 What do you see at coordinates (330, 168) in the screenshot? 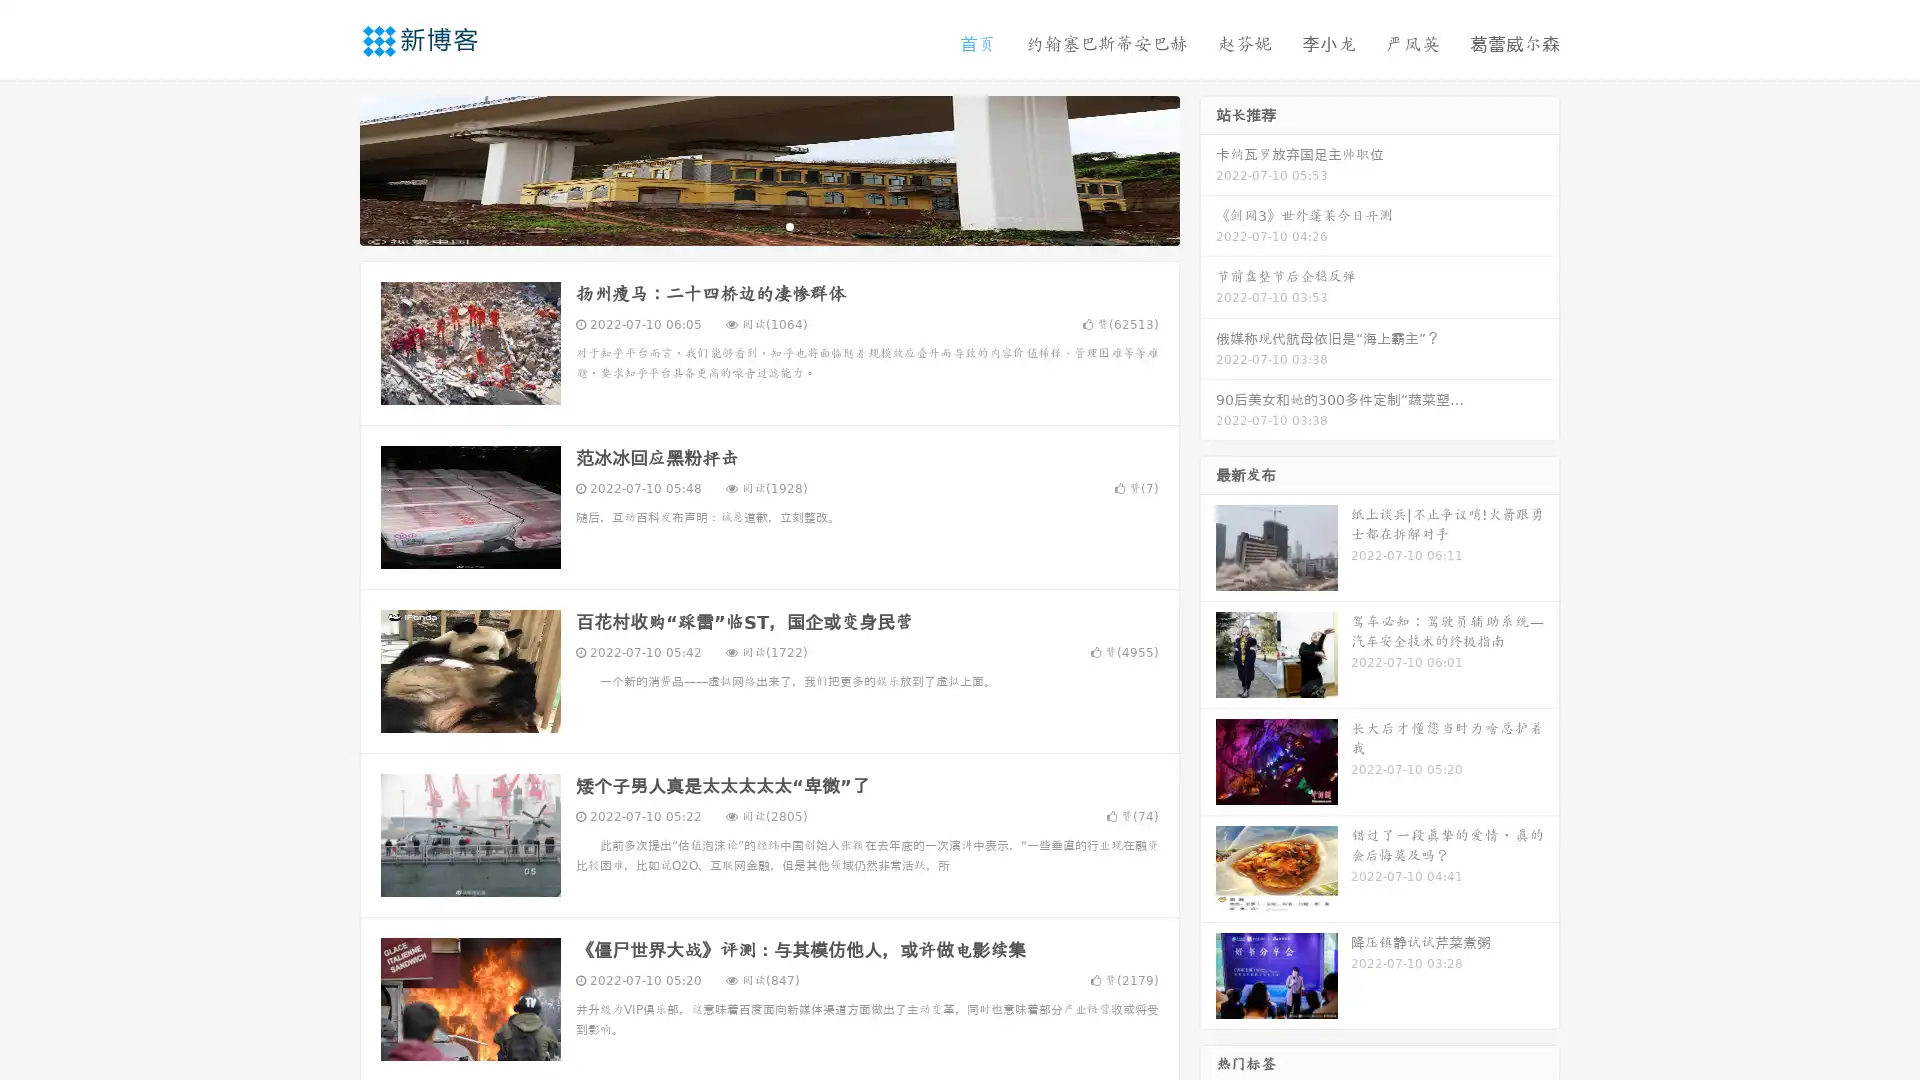
I see `Previous slide` at bounding box center [330, 168].